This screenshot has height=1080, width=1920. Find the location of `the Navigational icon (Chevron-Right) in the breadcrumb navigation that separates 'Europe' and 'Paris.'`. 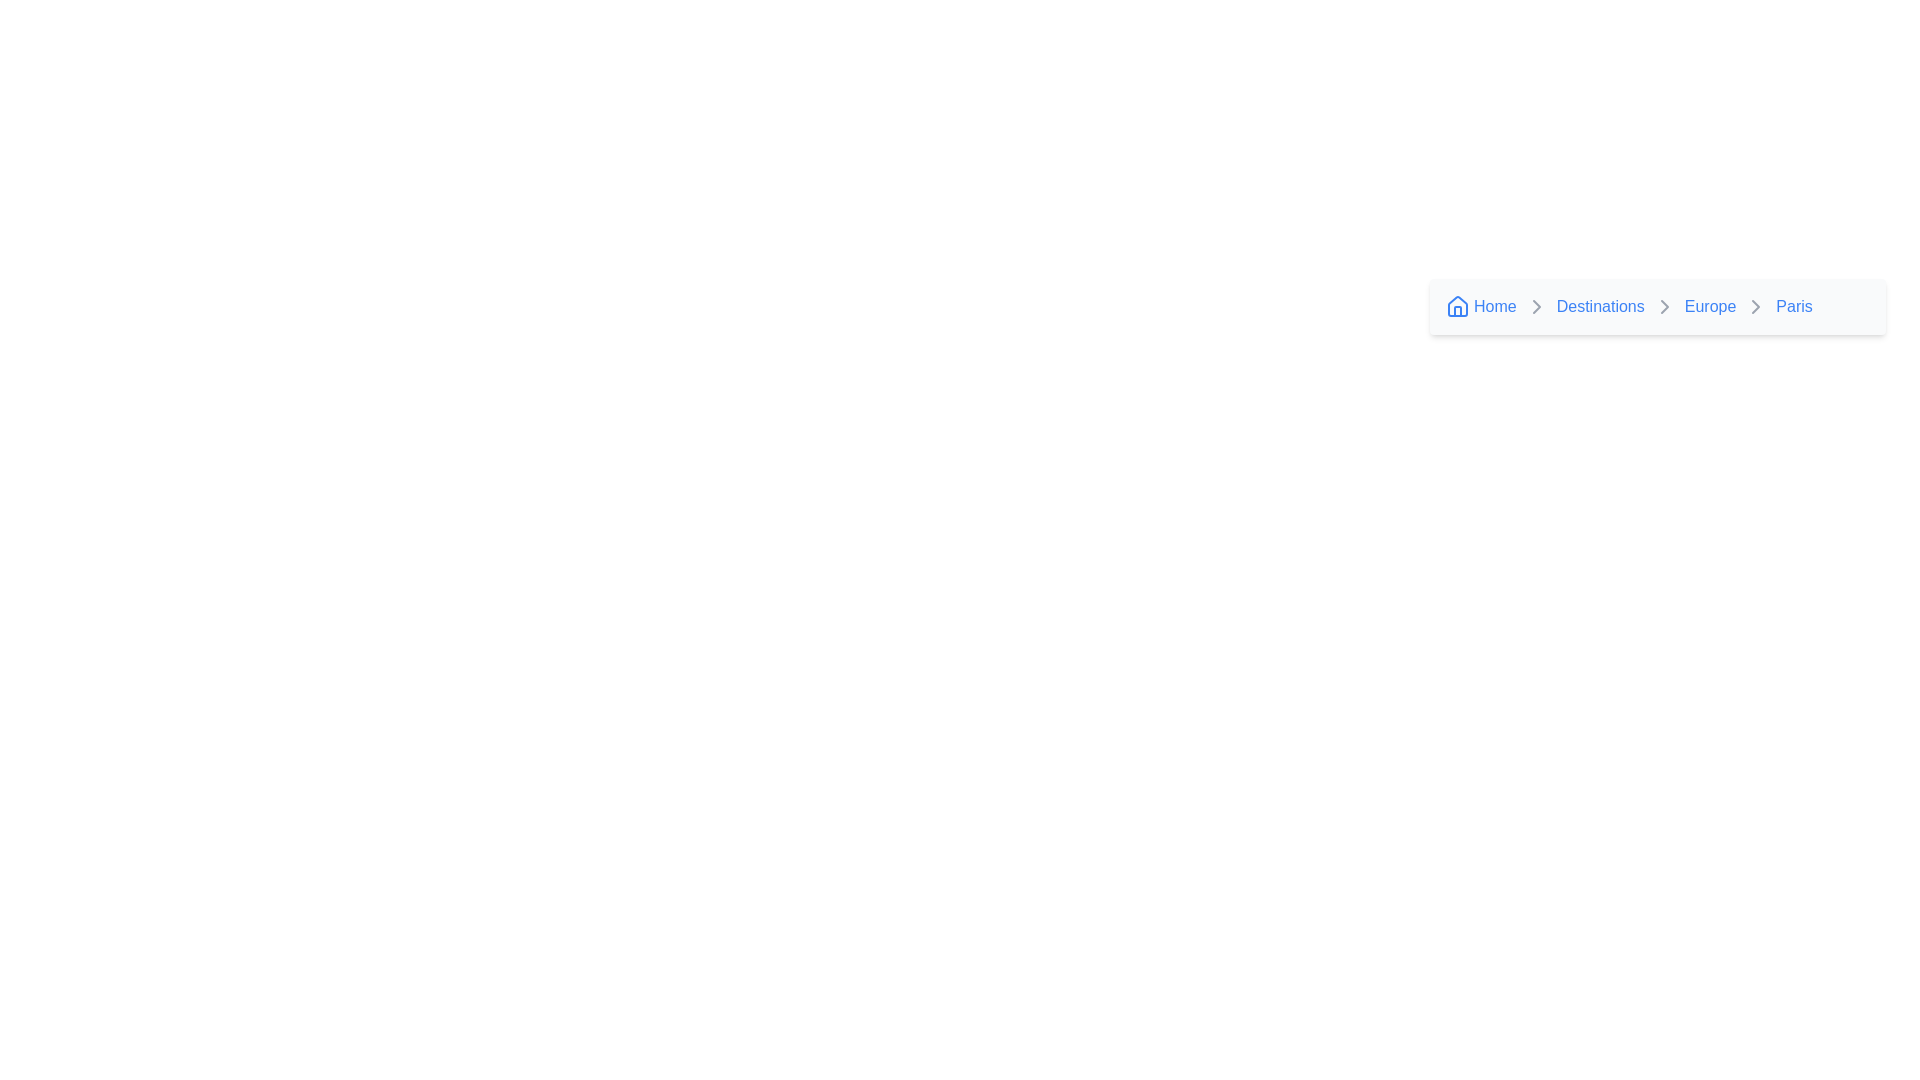

the Navigational icon (Chevron-Right) in the breadcrumb navigation that separates 'Europe' and 'Paris.' is located at coordinates (1535, 307).